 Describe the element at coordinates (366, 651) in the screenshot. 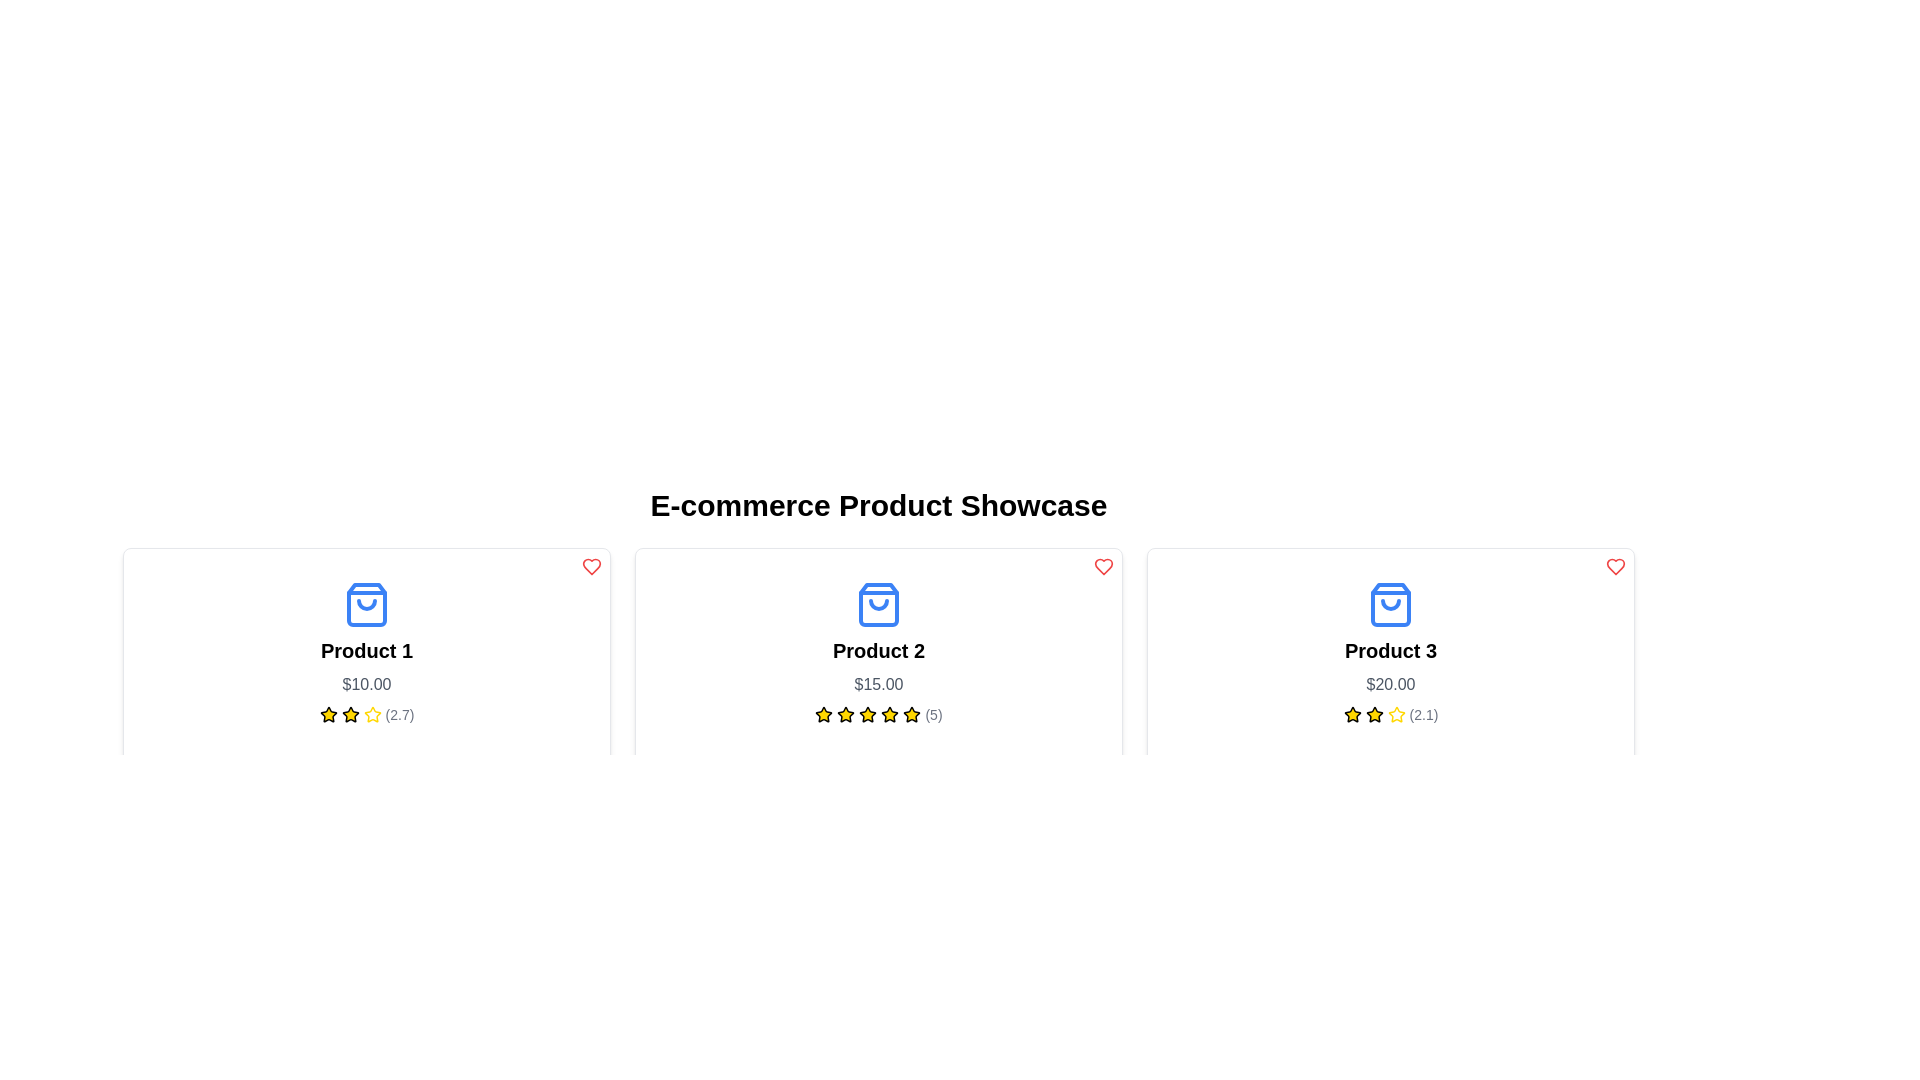

I see `text displaying the name of the product located in the leftmost product card, positioned below an icon and above a price label` at that location.